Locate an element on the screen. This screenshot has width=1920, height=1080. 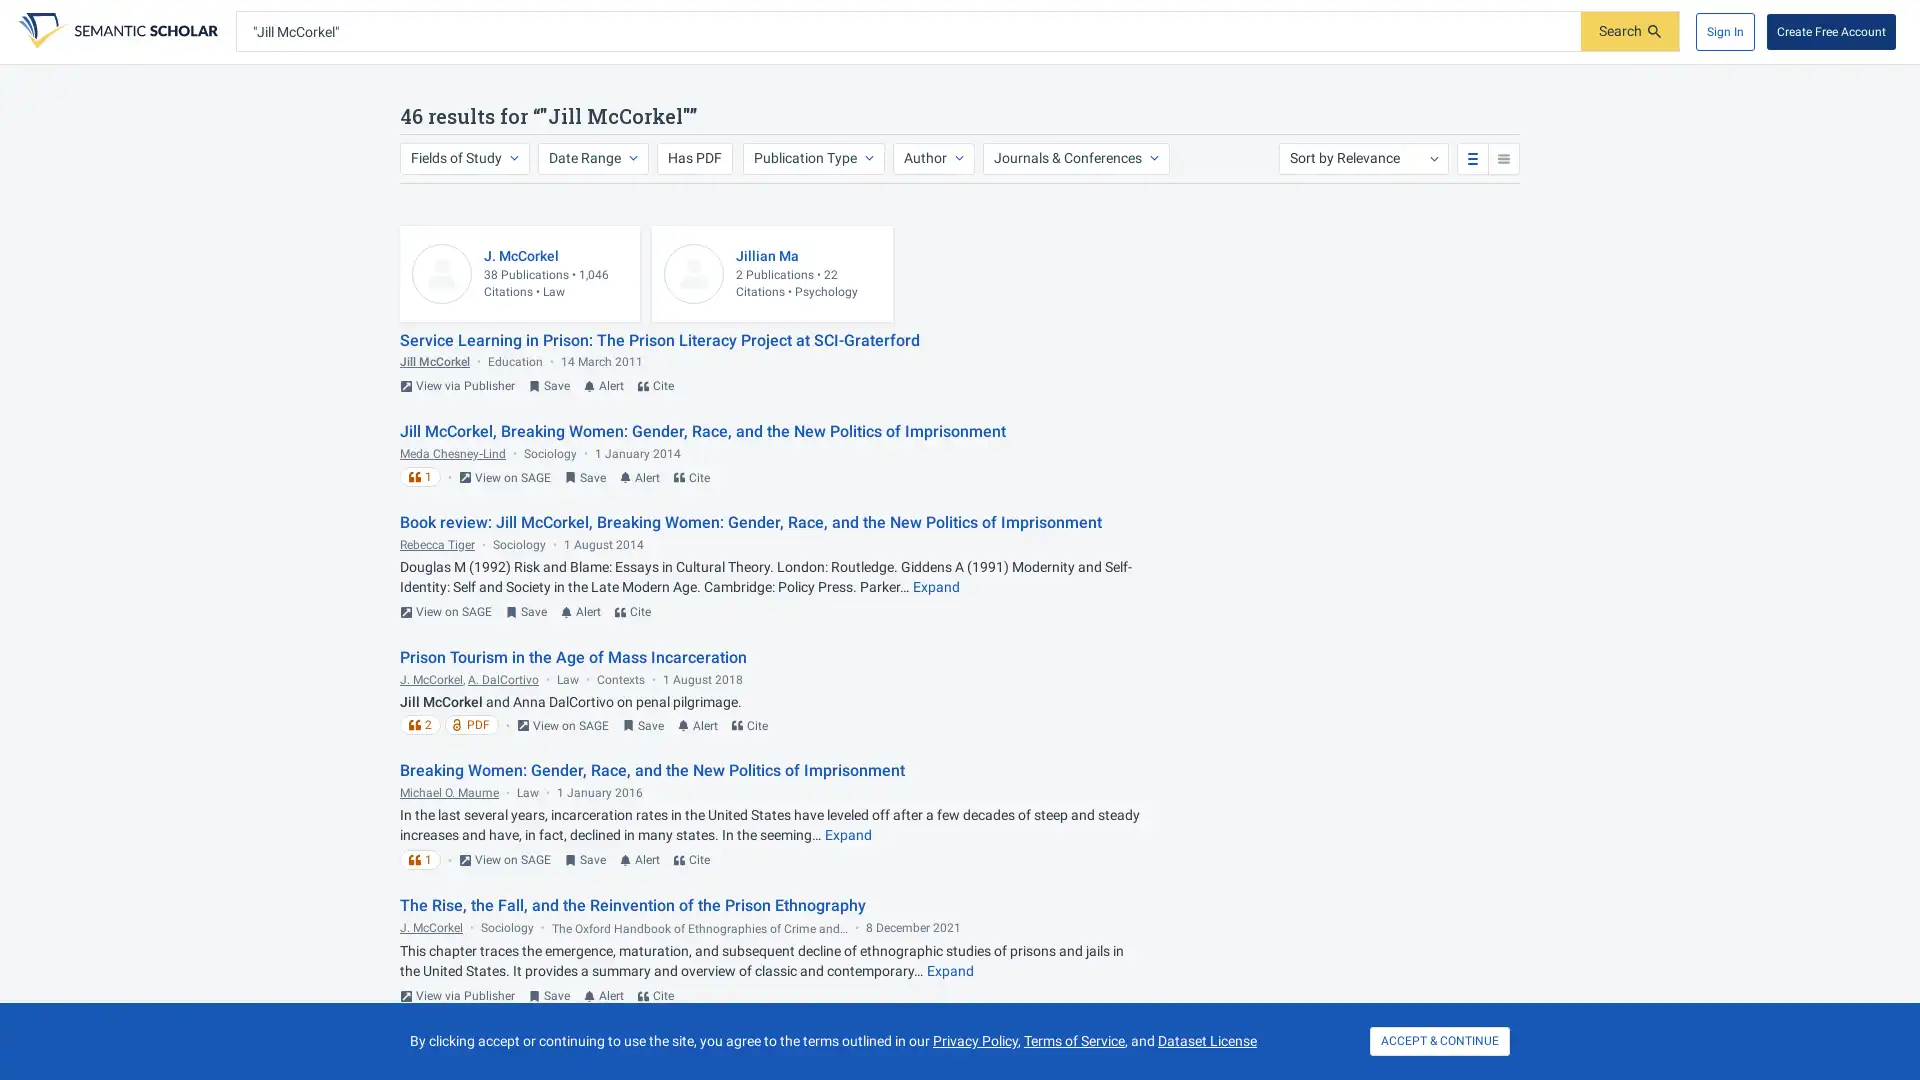
standard search results view is located at coordinates (1473, 157).